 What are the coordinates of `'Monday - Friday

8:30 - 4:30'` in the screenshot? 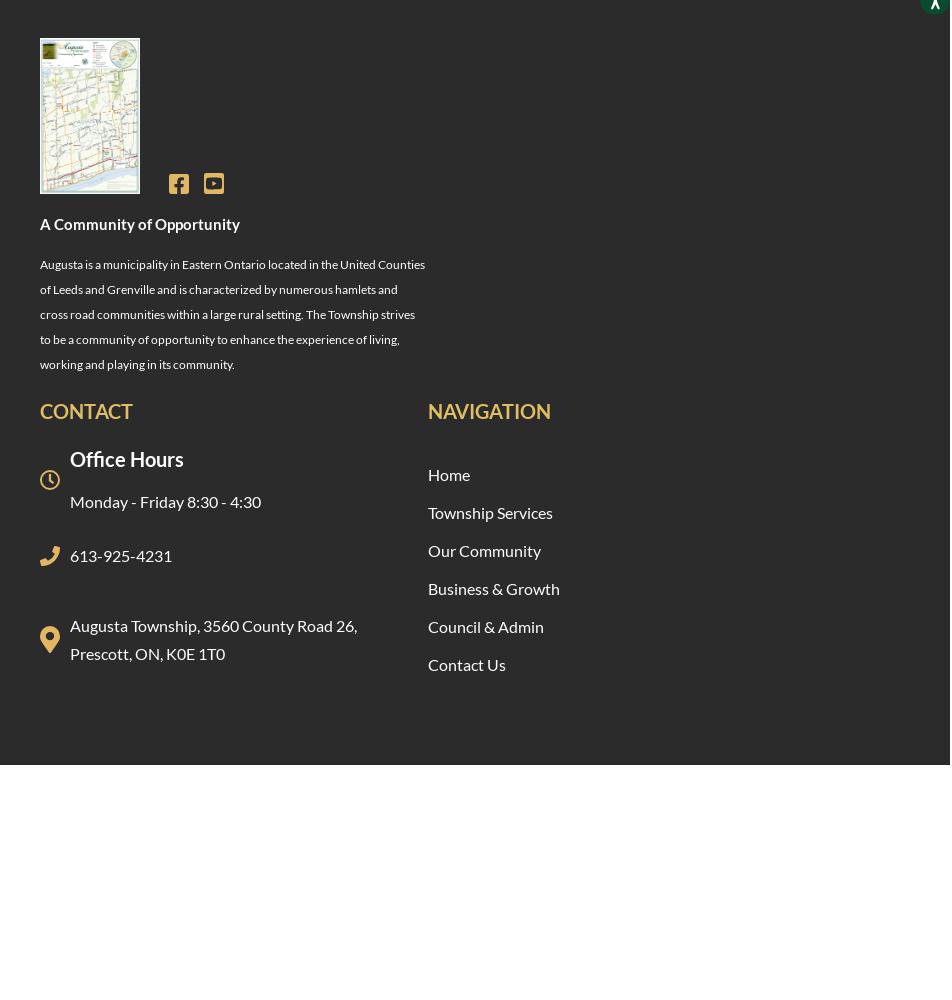 It's located at (165, 500).